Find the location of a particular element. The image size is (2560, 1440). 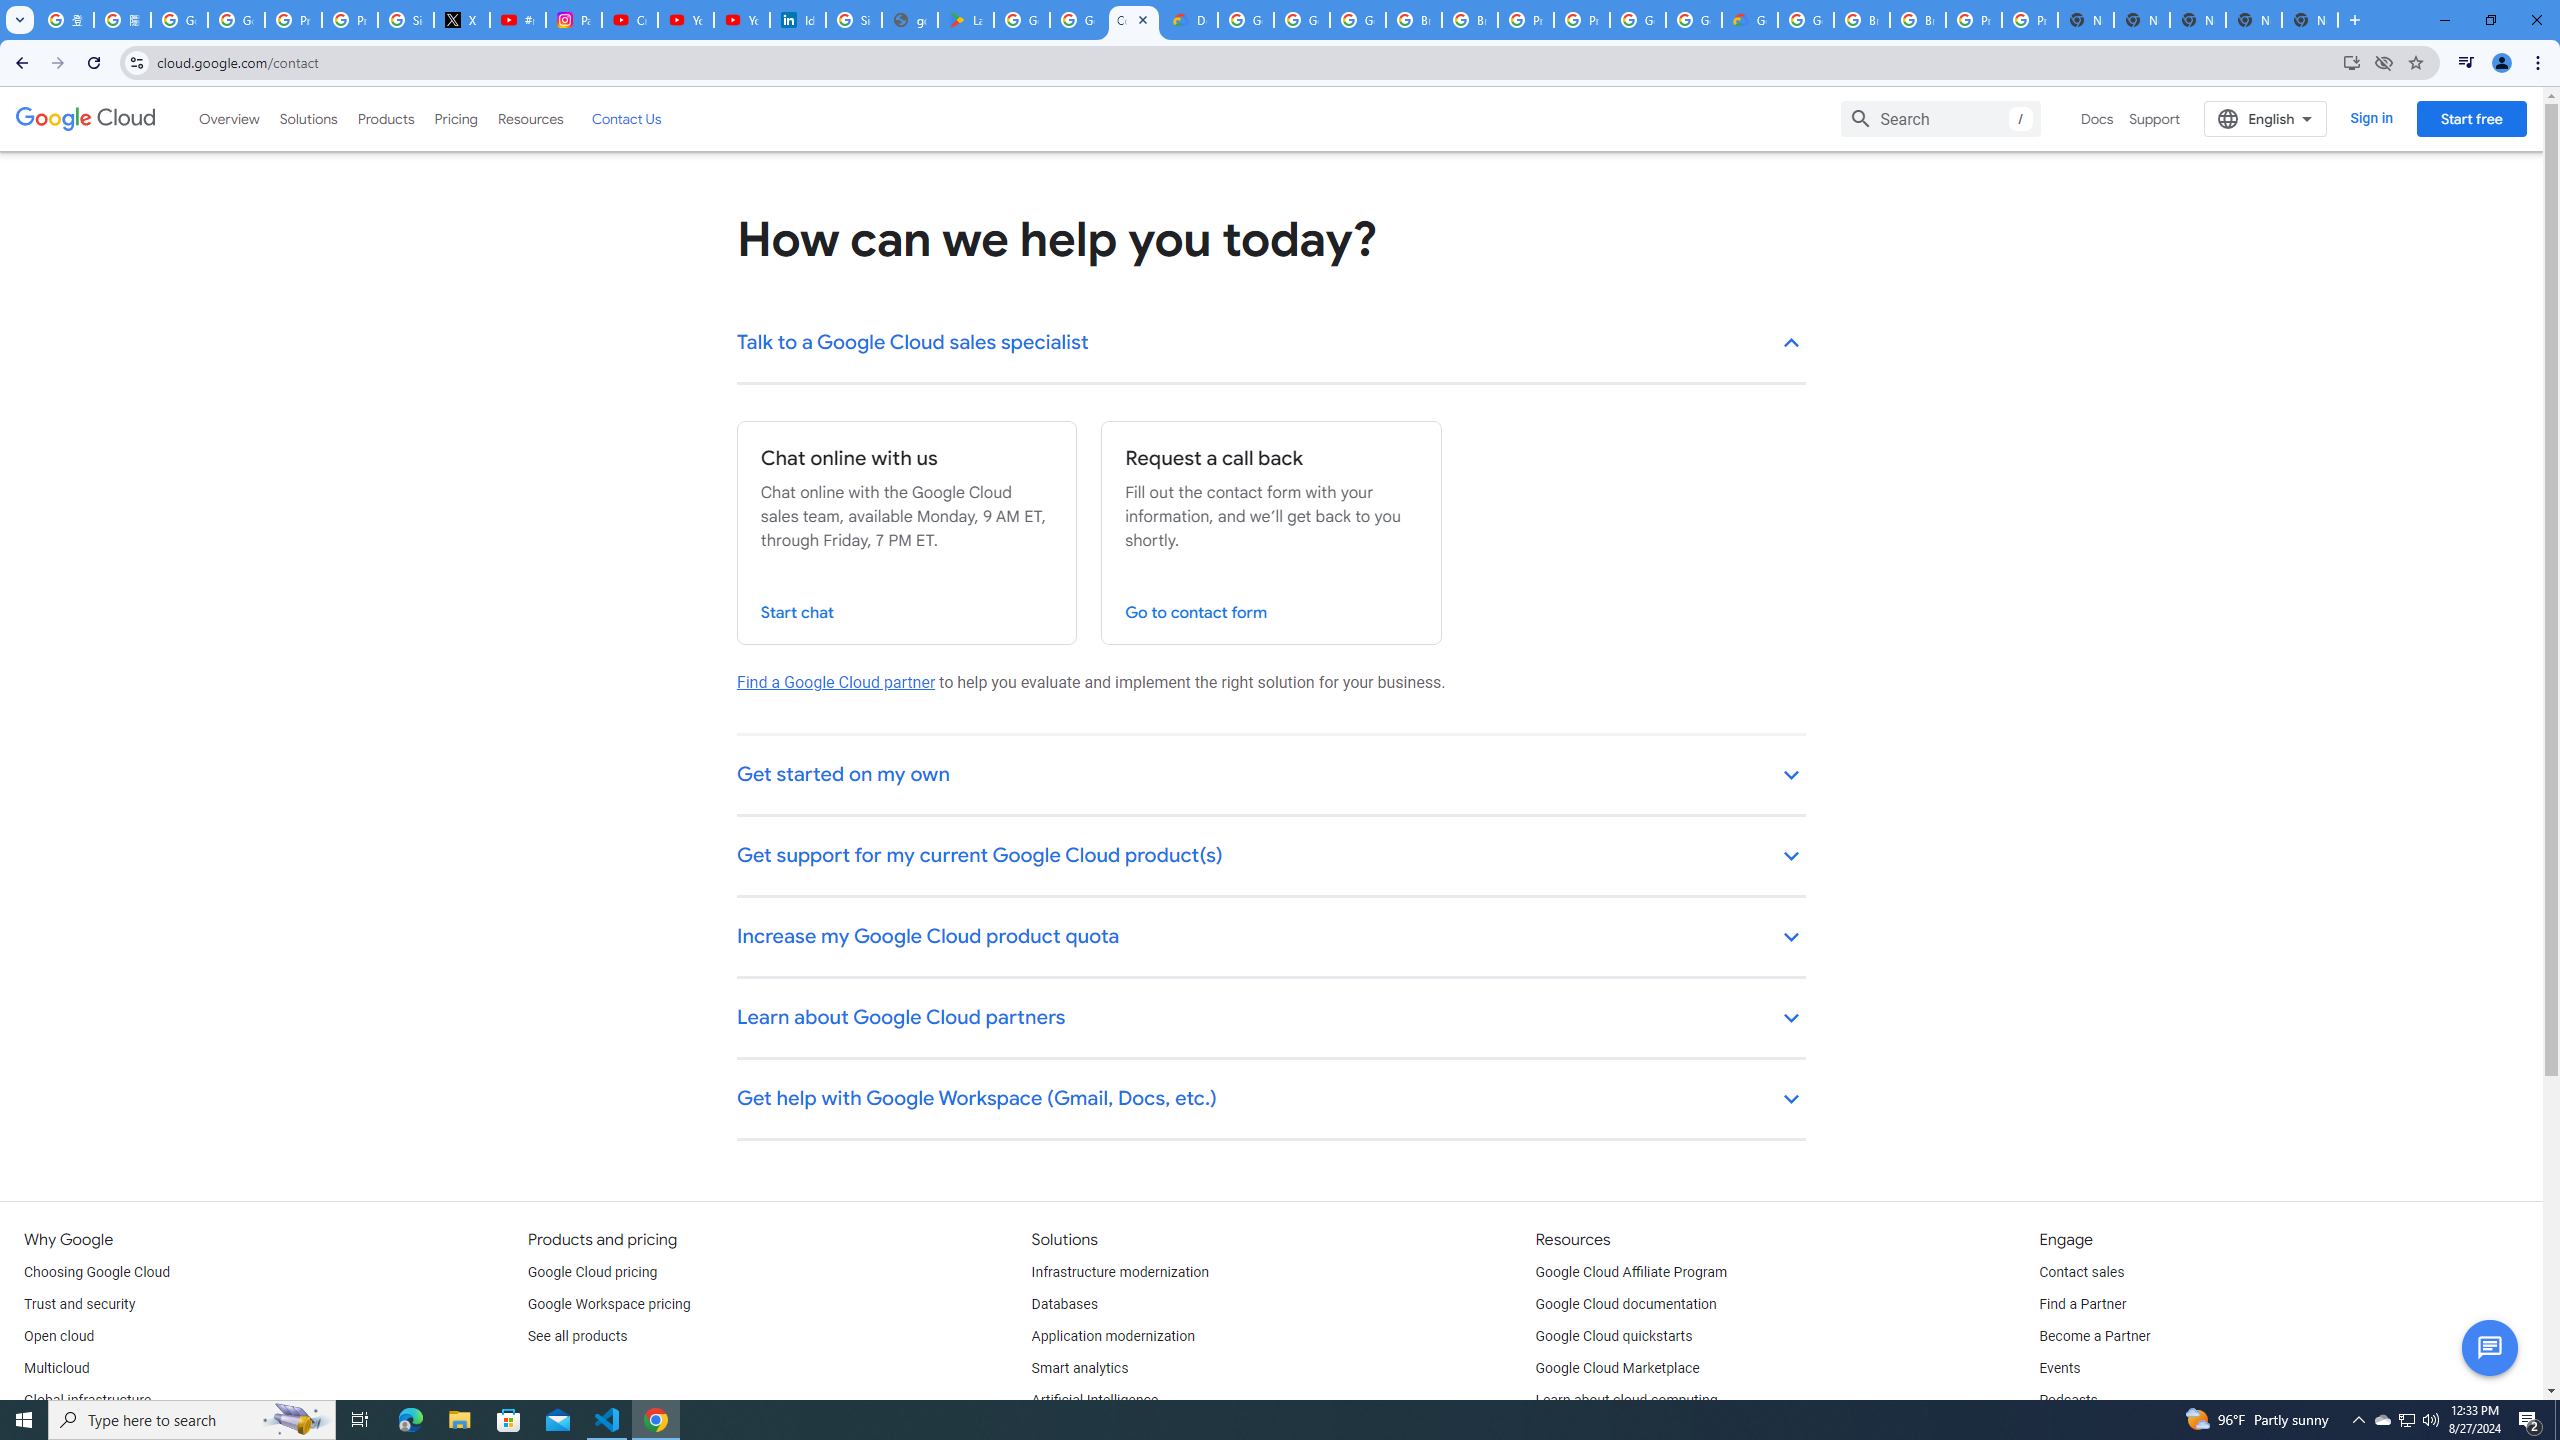

'Pricing' is located at coordinates (456, 118).